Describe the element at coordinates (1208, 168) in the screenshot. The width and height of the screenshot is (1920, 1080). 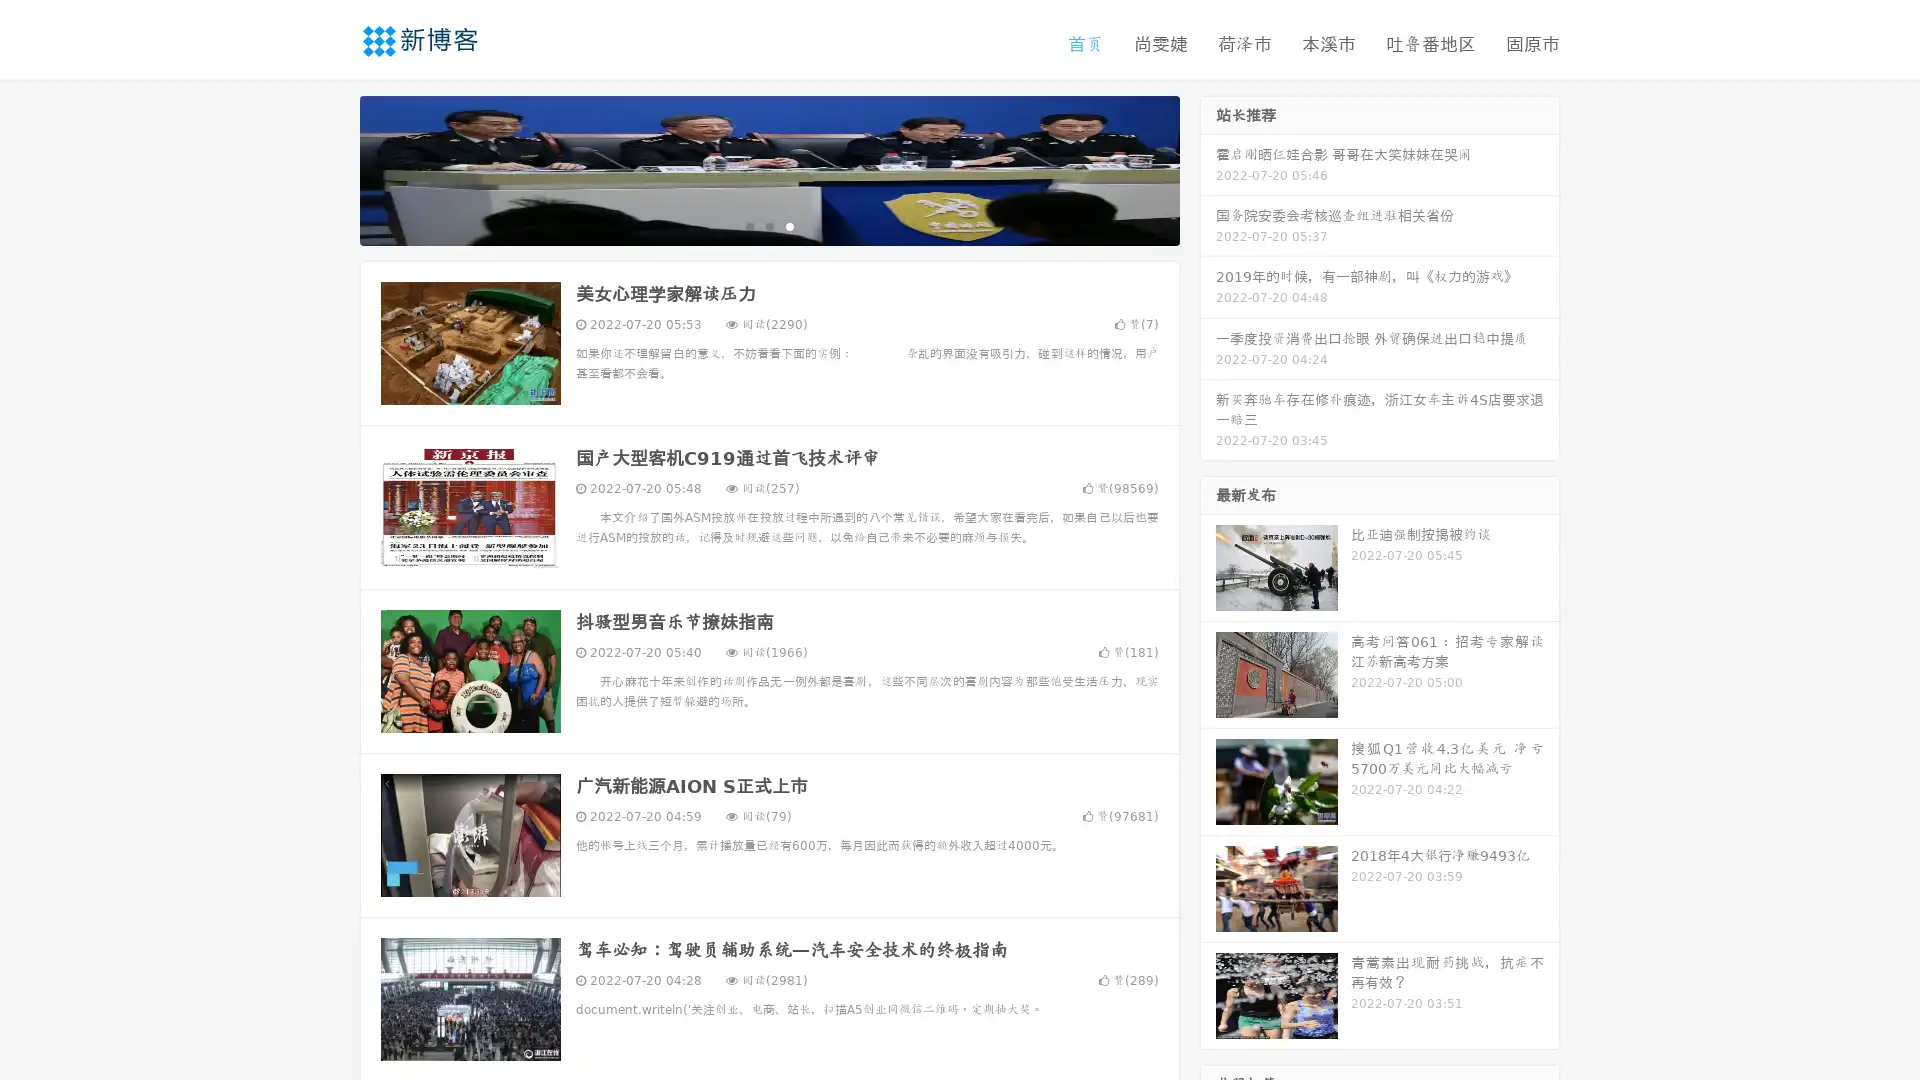
I see `Next slide` at that location.